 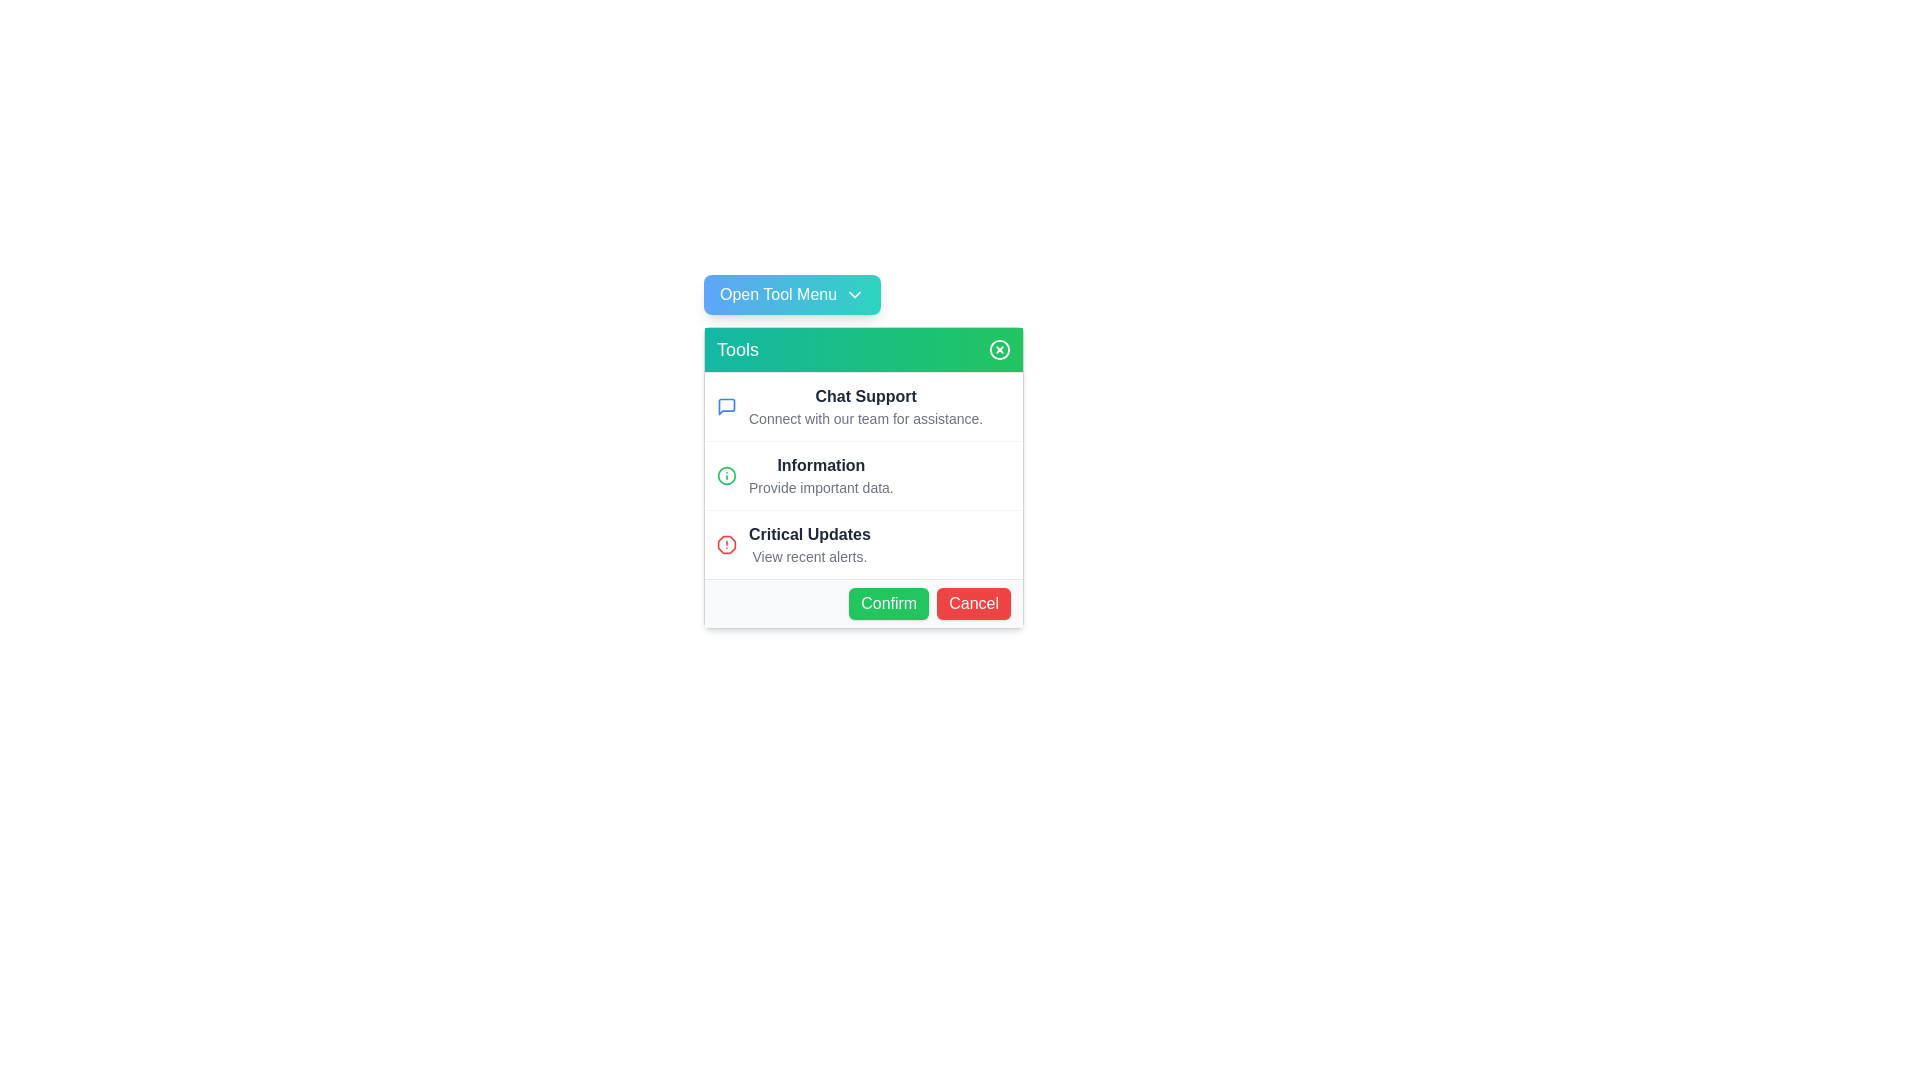 What do you see at coordinates (866, 418) in the screenshot?
I see `the static text label that provides a descriptive statement for the 'Chat Support' section, located beneath the 'Chat Support' title in the green 'Tools' panel` at bounding box center [866, 418].